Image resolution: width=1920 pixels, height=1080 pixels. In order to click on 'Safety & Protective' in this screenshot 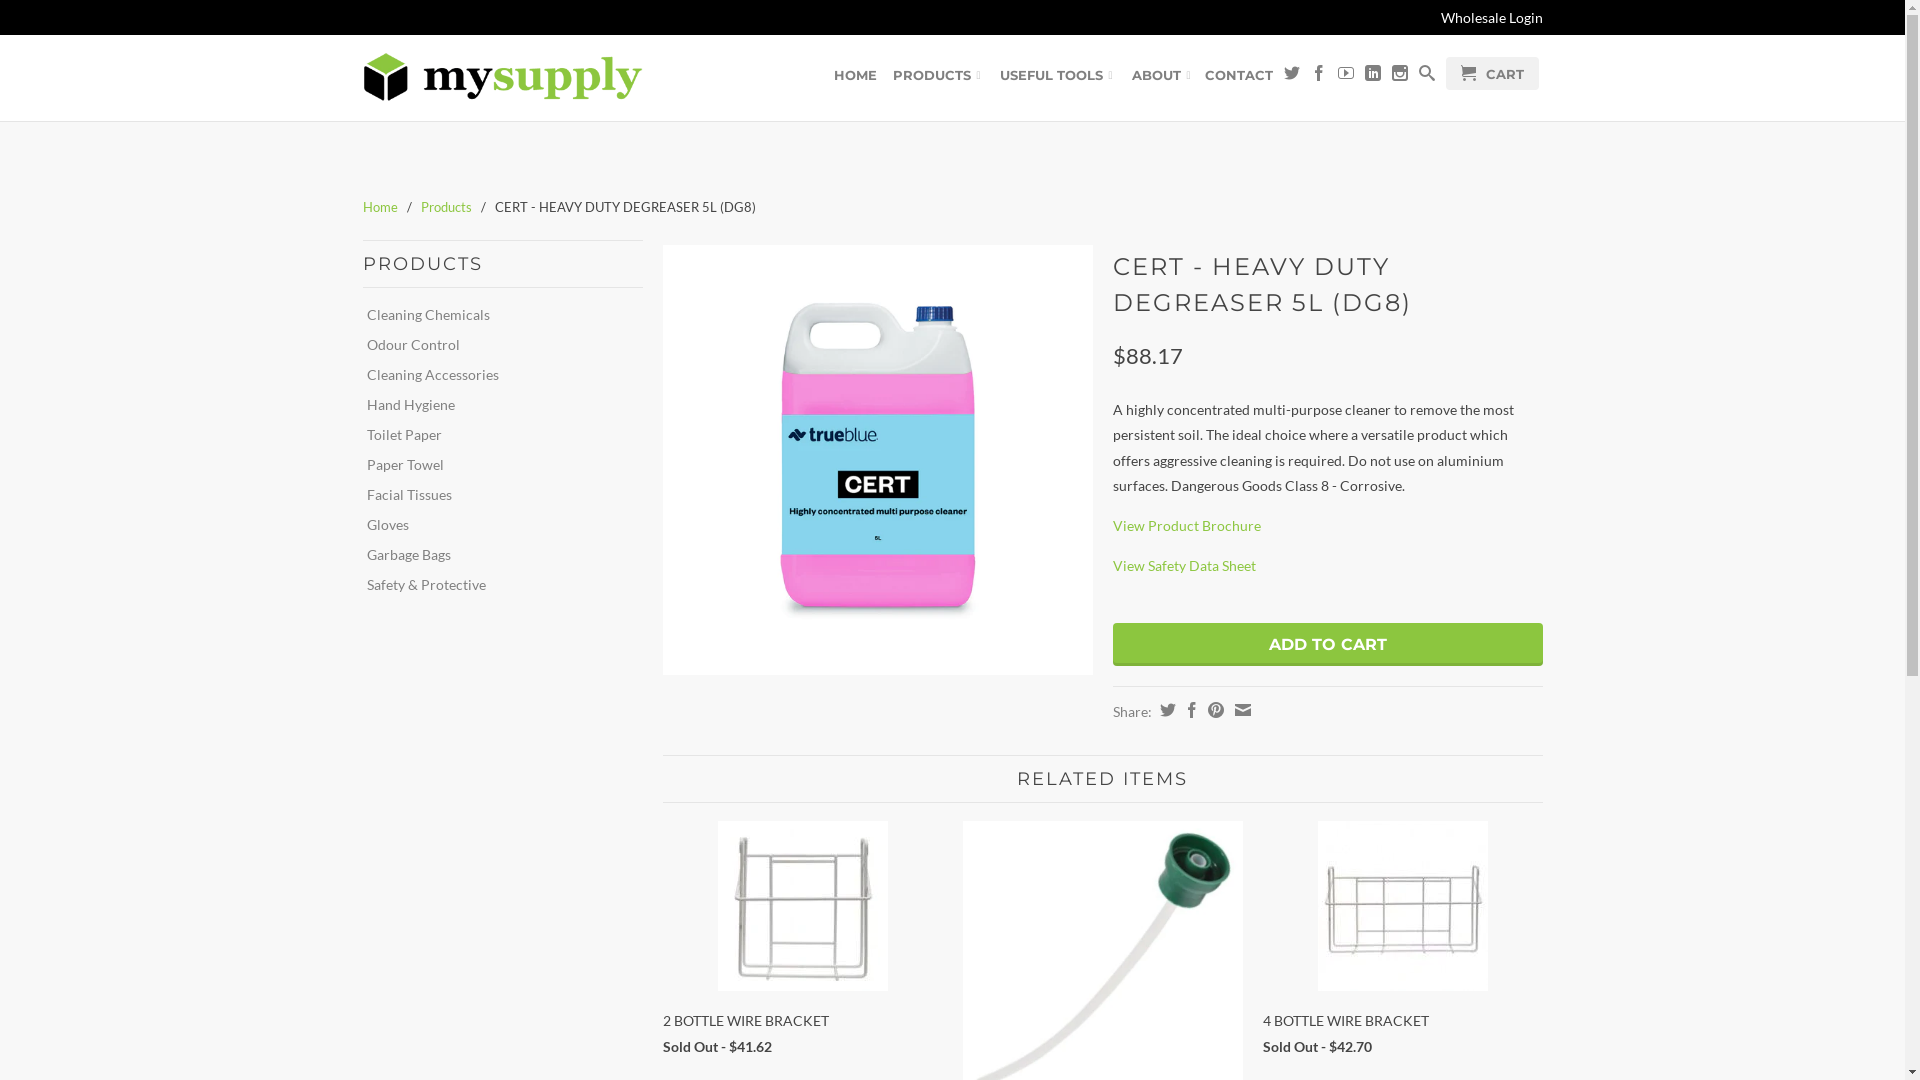, I will do `click(494, 585)`.